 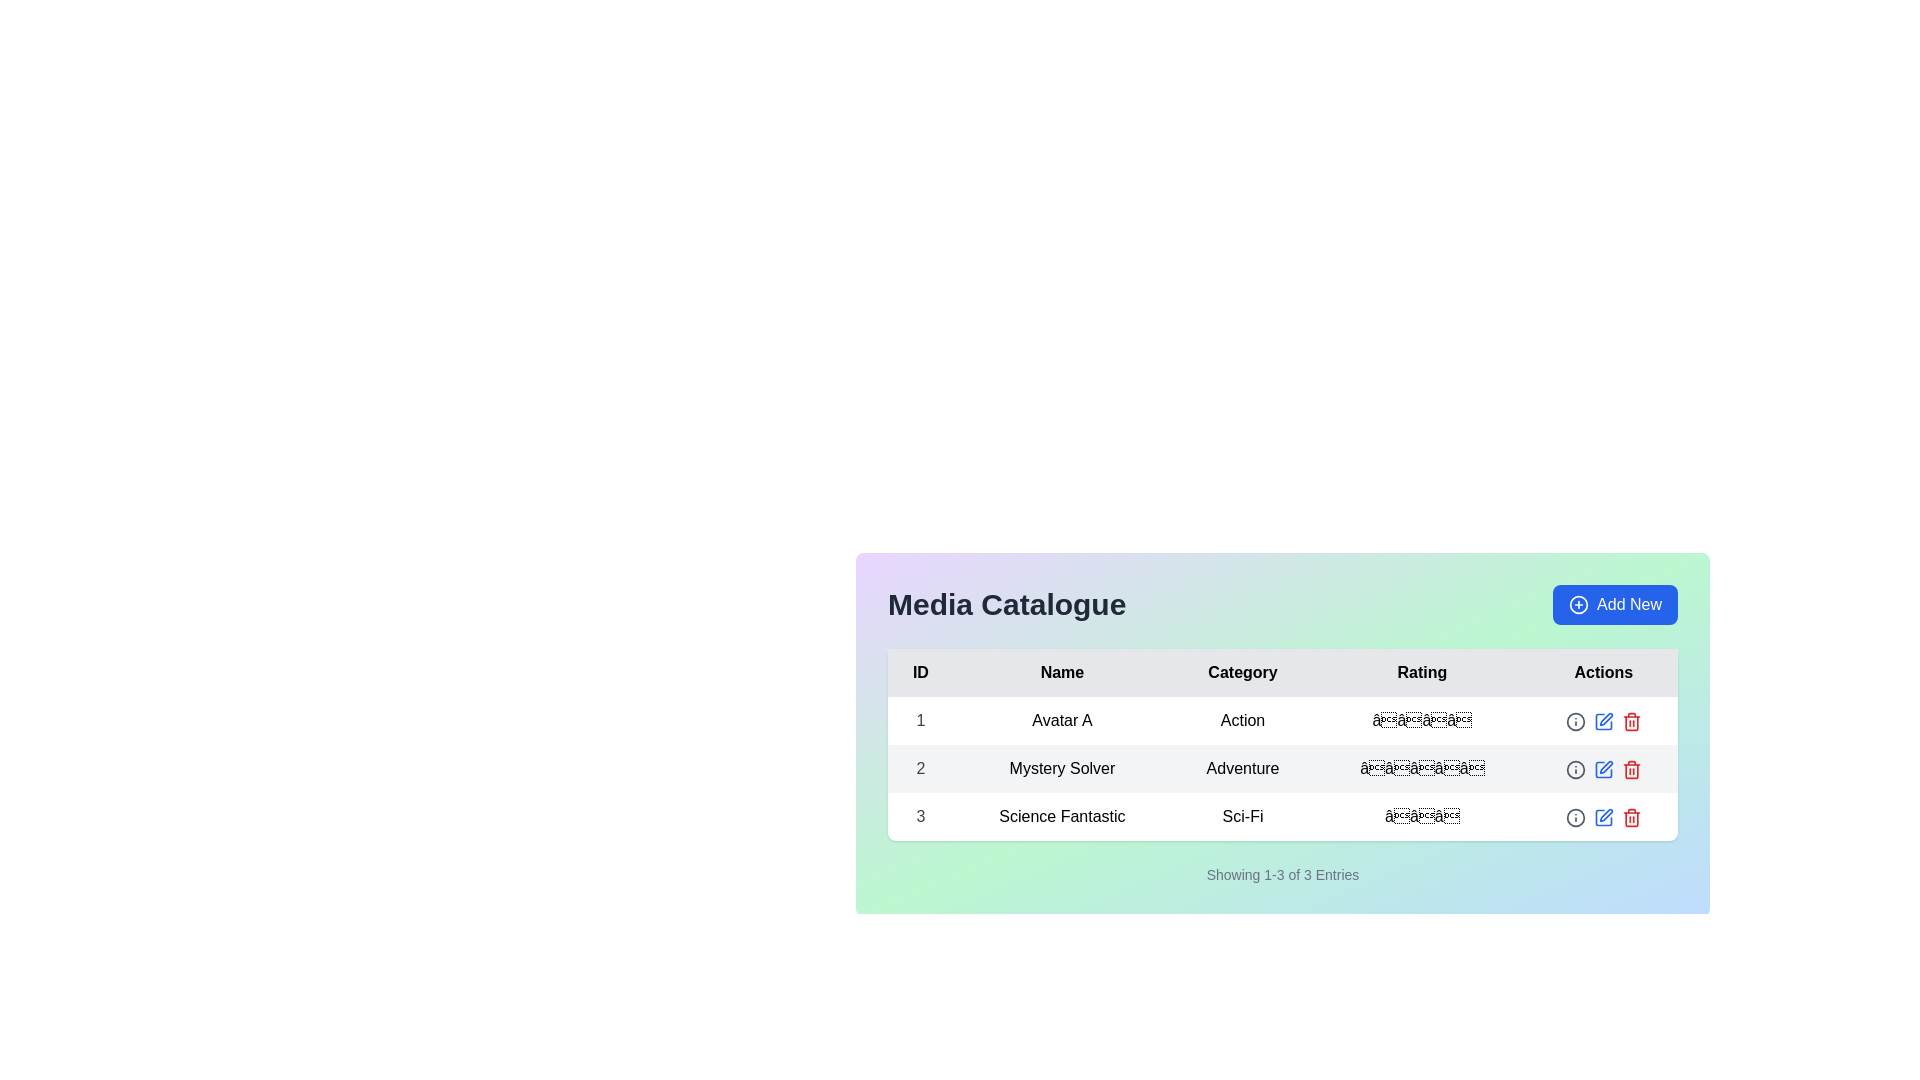 What do you see at coordinates (1574, 721) in the screenshot?
I see `the circular icon button with a gray outline located in the 'Actions' column of the first row corresponding to 'Avatar A'` at bounding box center [1574, 721].